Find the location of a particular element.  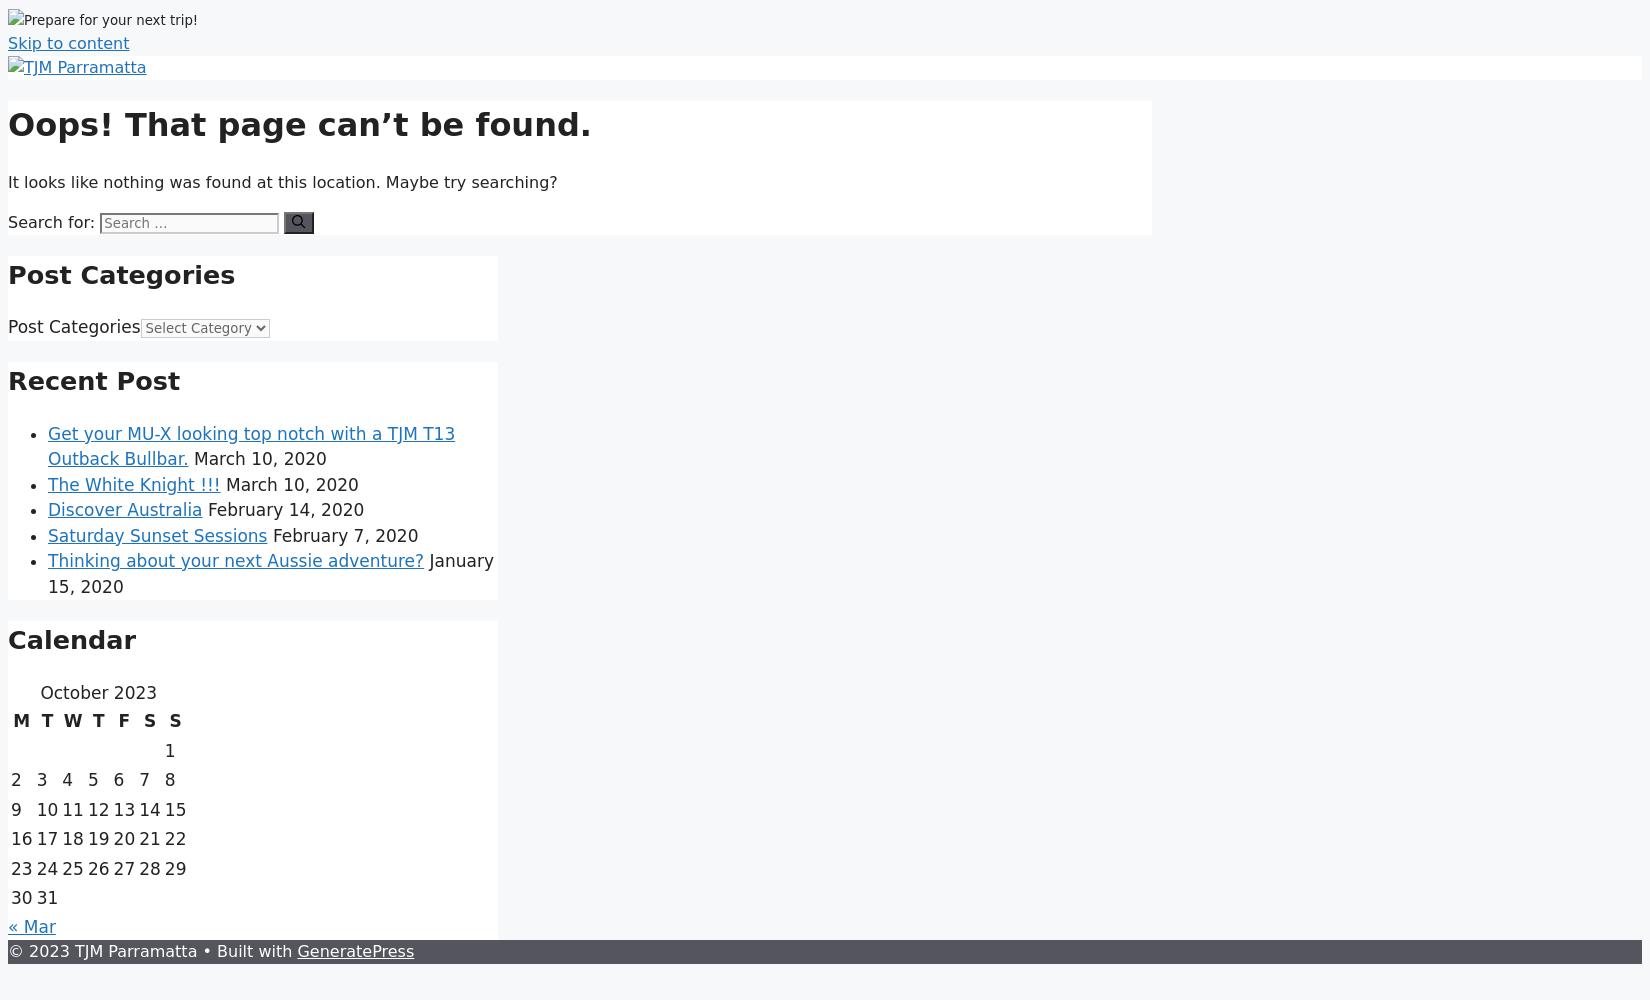

'4' is located at coordinates (67, 780).